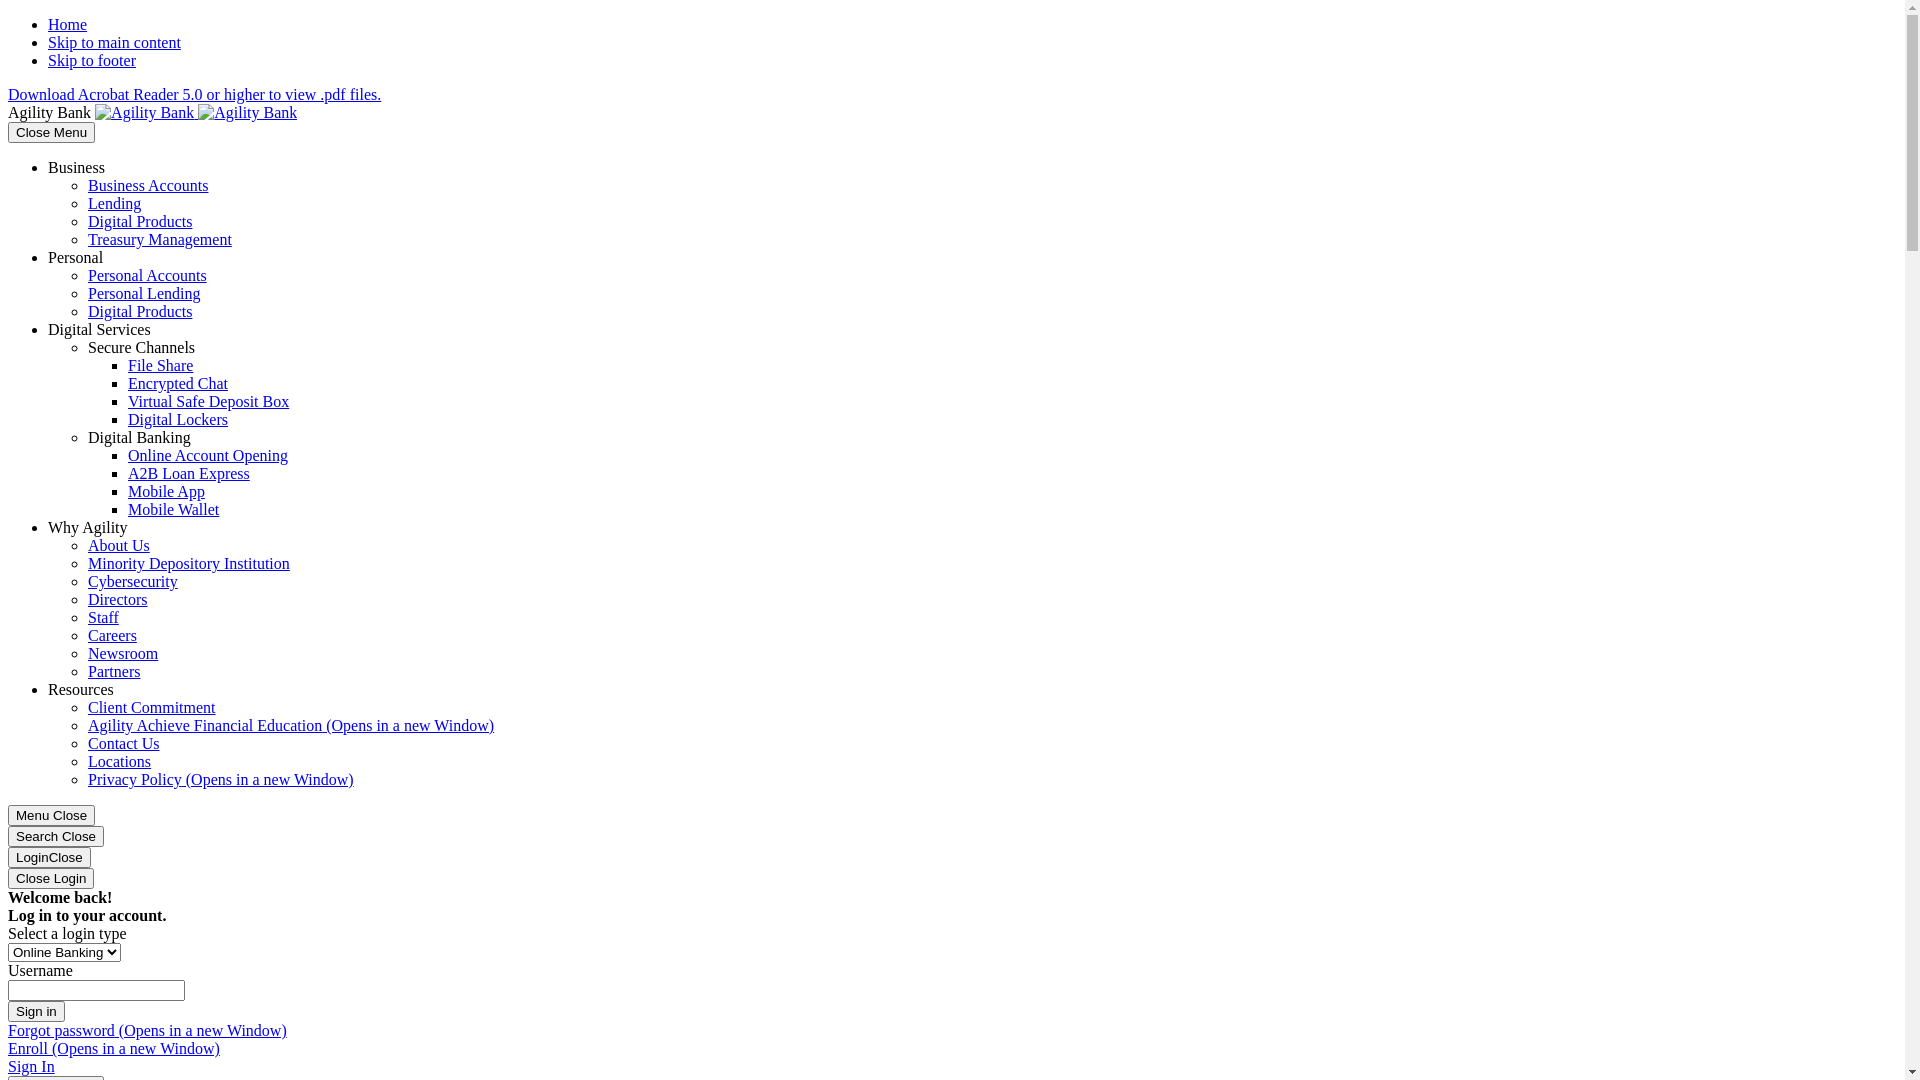 The height and width of the screenshot is (1080, 1920). What do you see at coordinates (51, 815) in the screenshot?
I see `'Menu Close'` at bounding box center [51, 815].